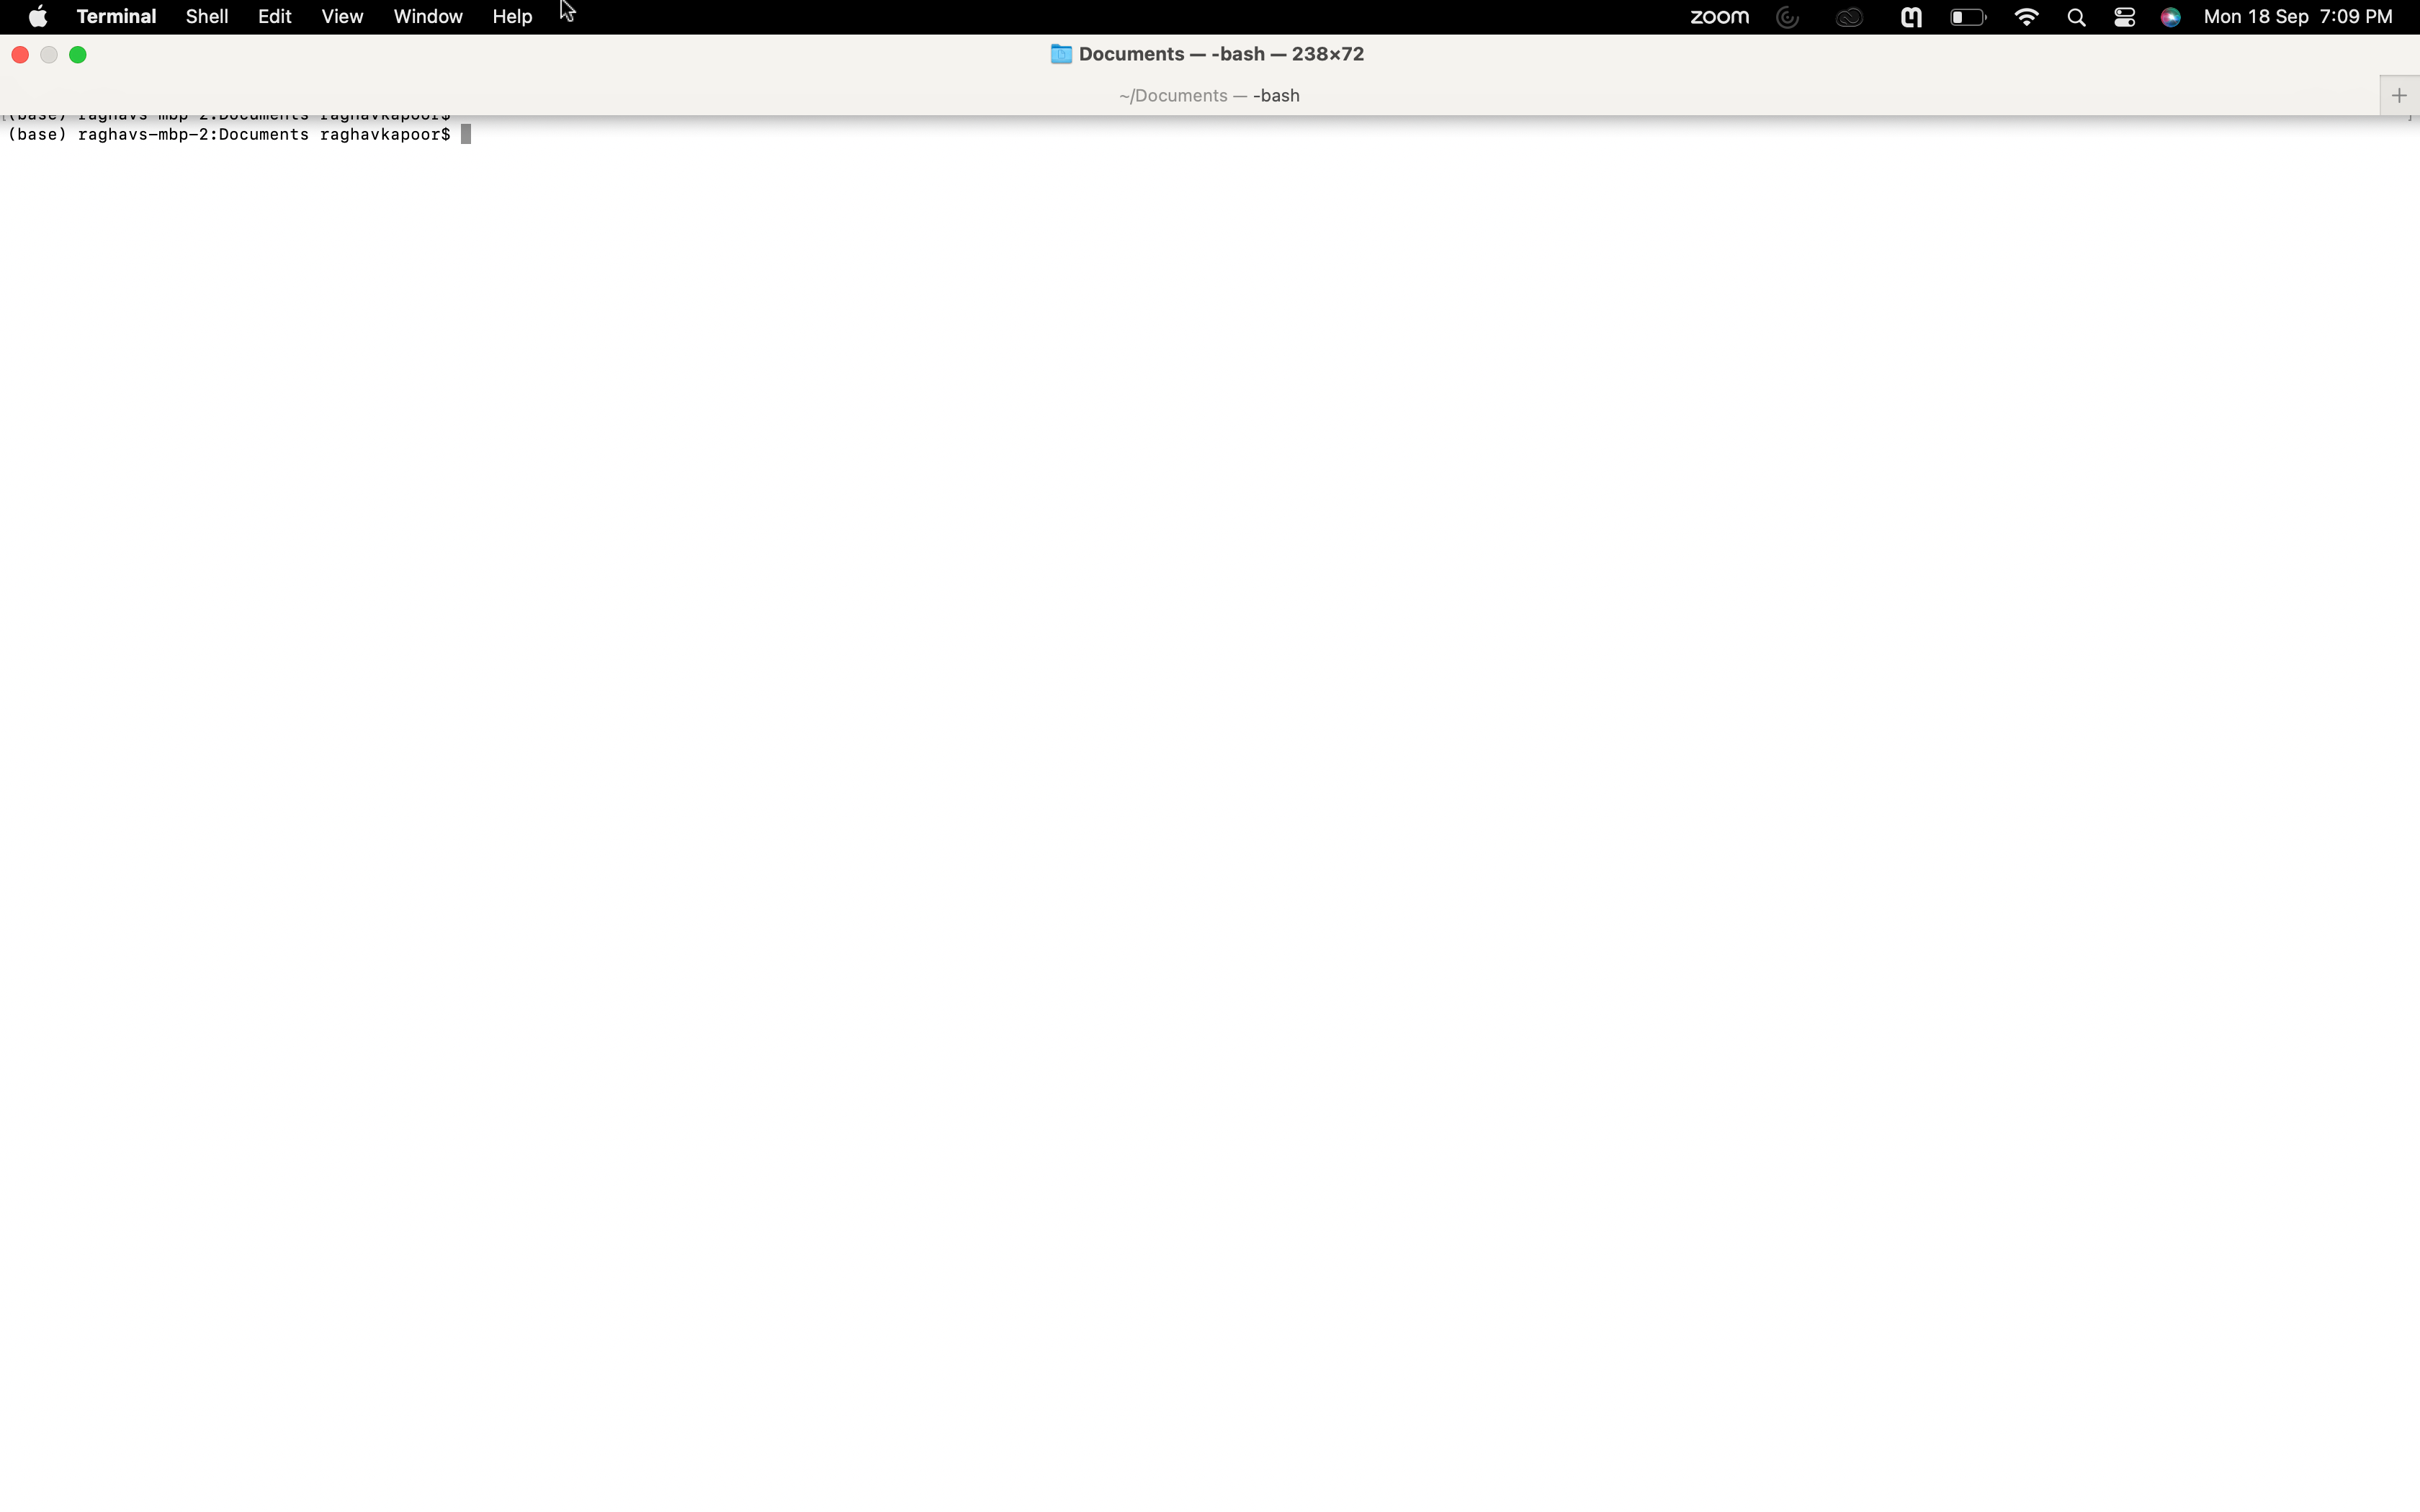  I want to click on To exit full screen, click on the green symbol, so click(76, 54).